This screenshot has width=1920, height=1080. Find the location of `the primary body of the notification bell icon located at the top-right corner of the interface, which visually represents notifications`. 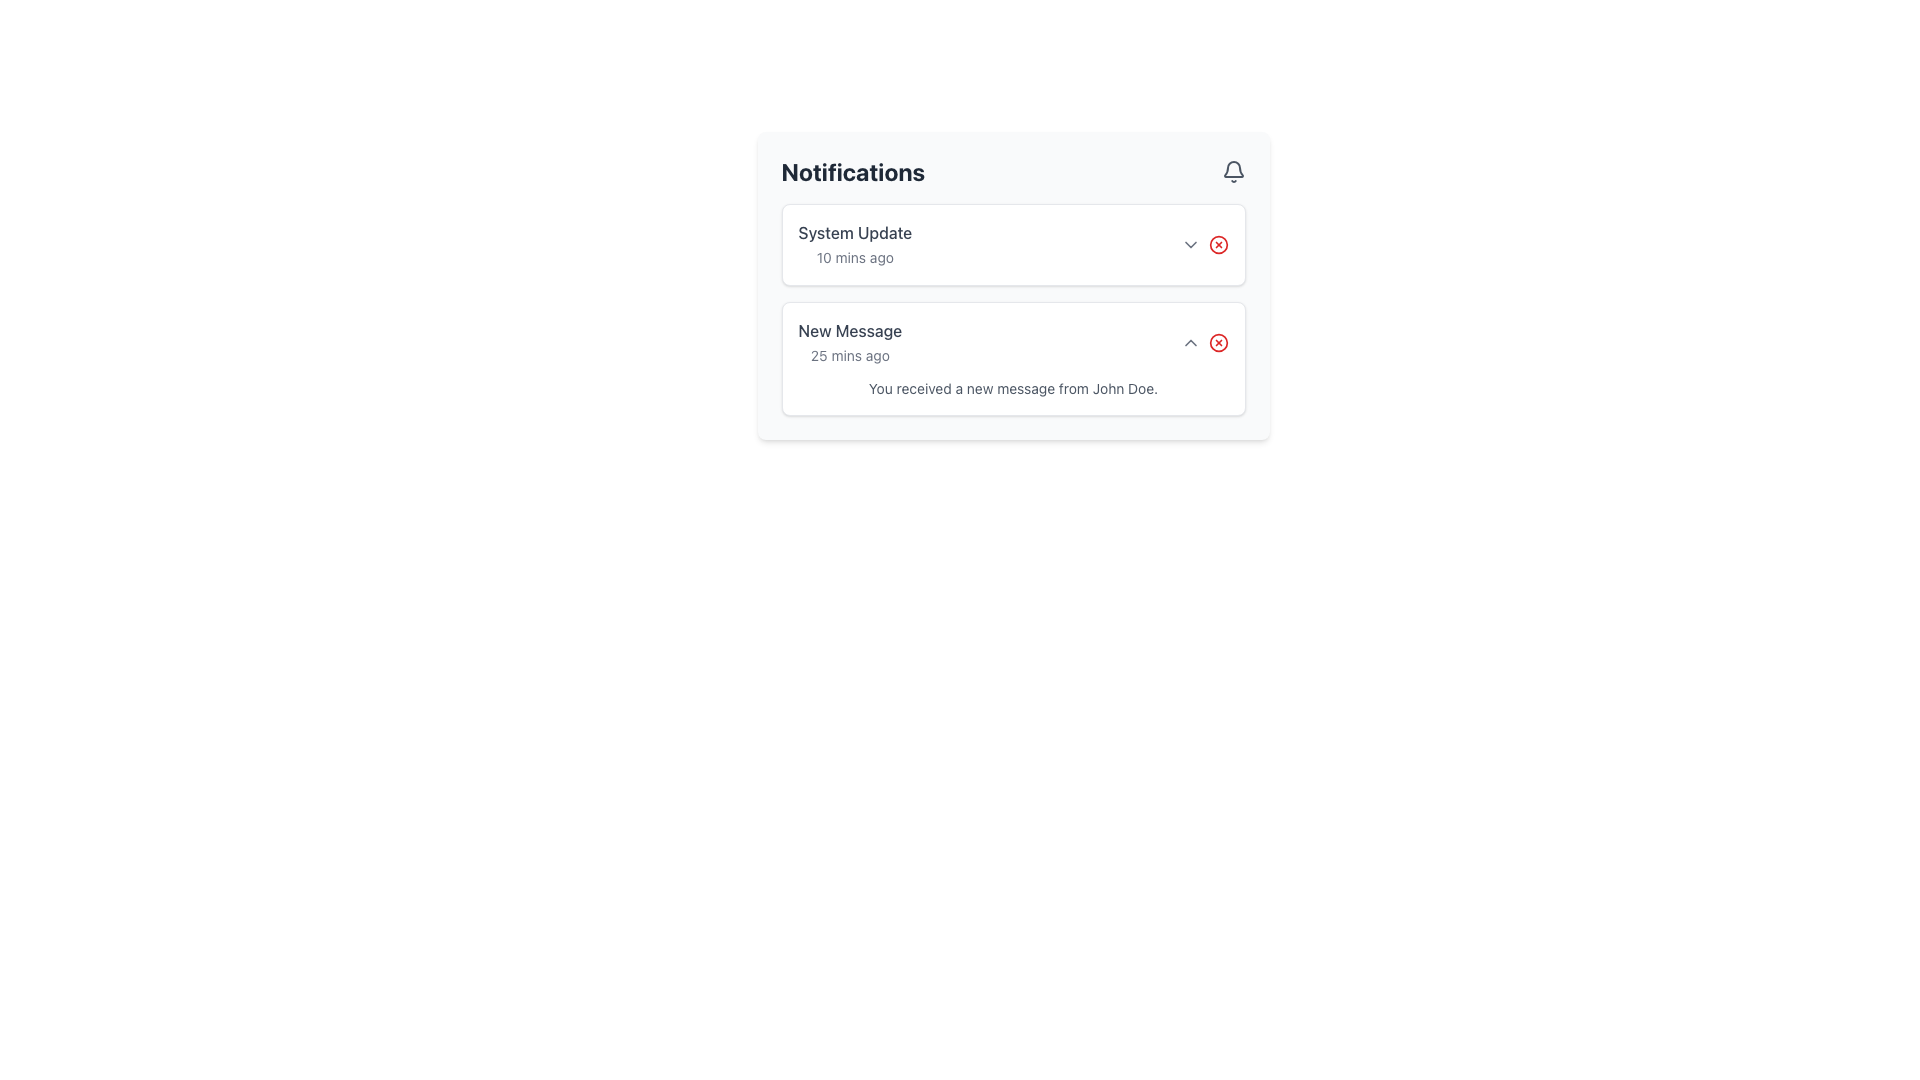

the primary body of the notification bell icon located at the top-right corner of the interface, which visually represents notifications is located at coordinates (1232, 168).